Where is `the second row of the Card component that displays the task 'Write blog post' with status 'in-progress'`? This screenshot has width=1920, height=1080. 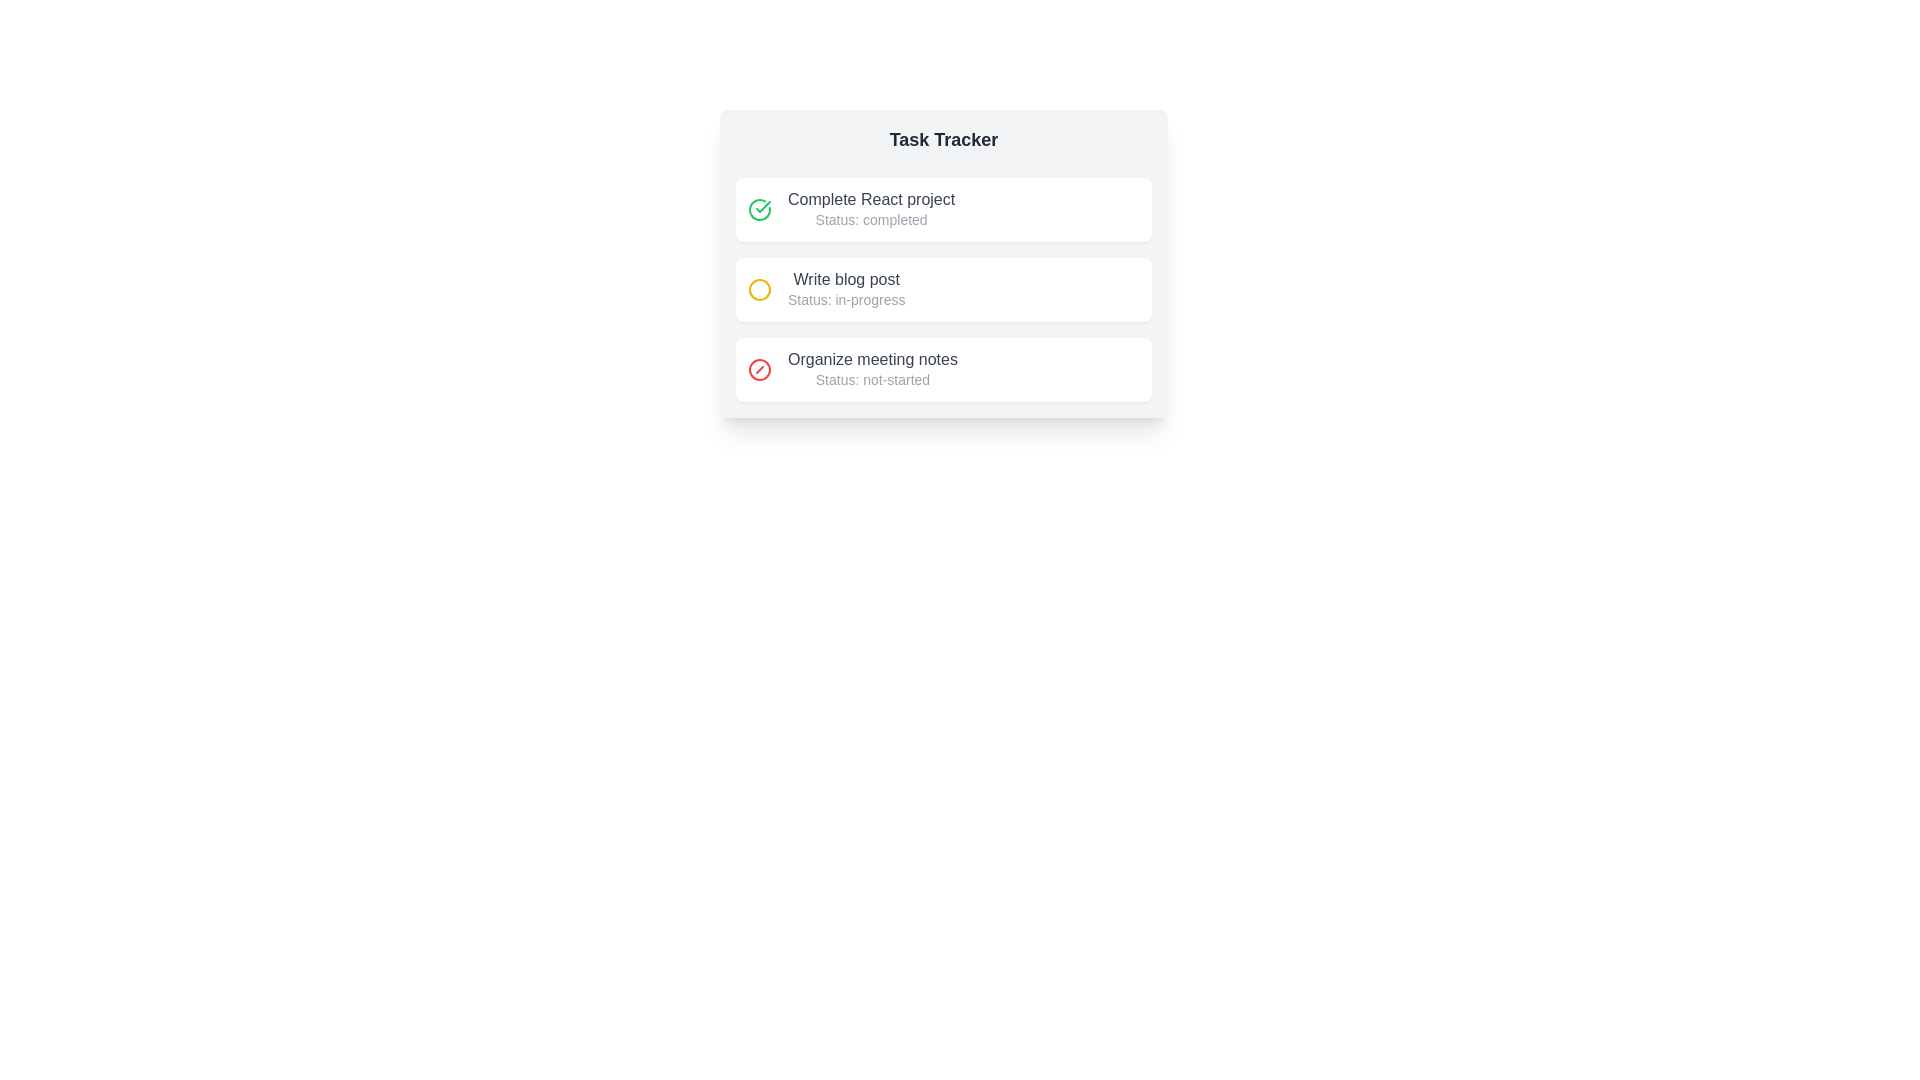
the second row of the Card component that displays the task 'Write blog post' with status 'in-progress' is located at coordinates (943, 262).